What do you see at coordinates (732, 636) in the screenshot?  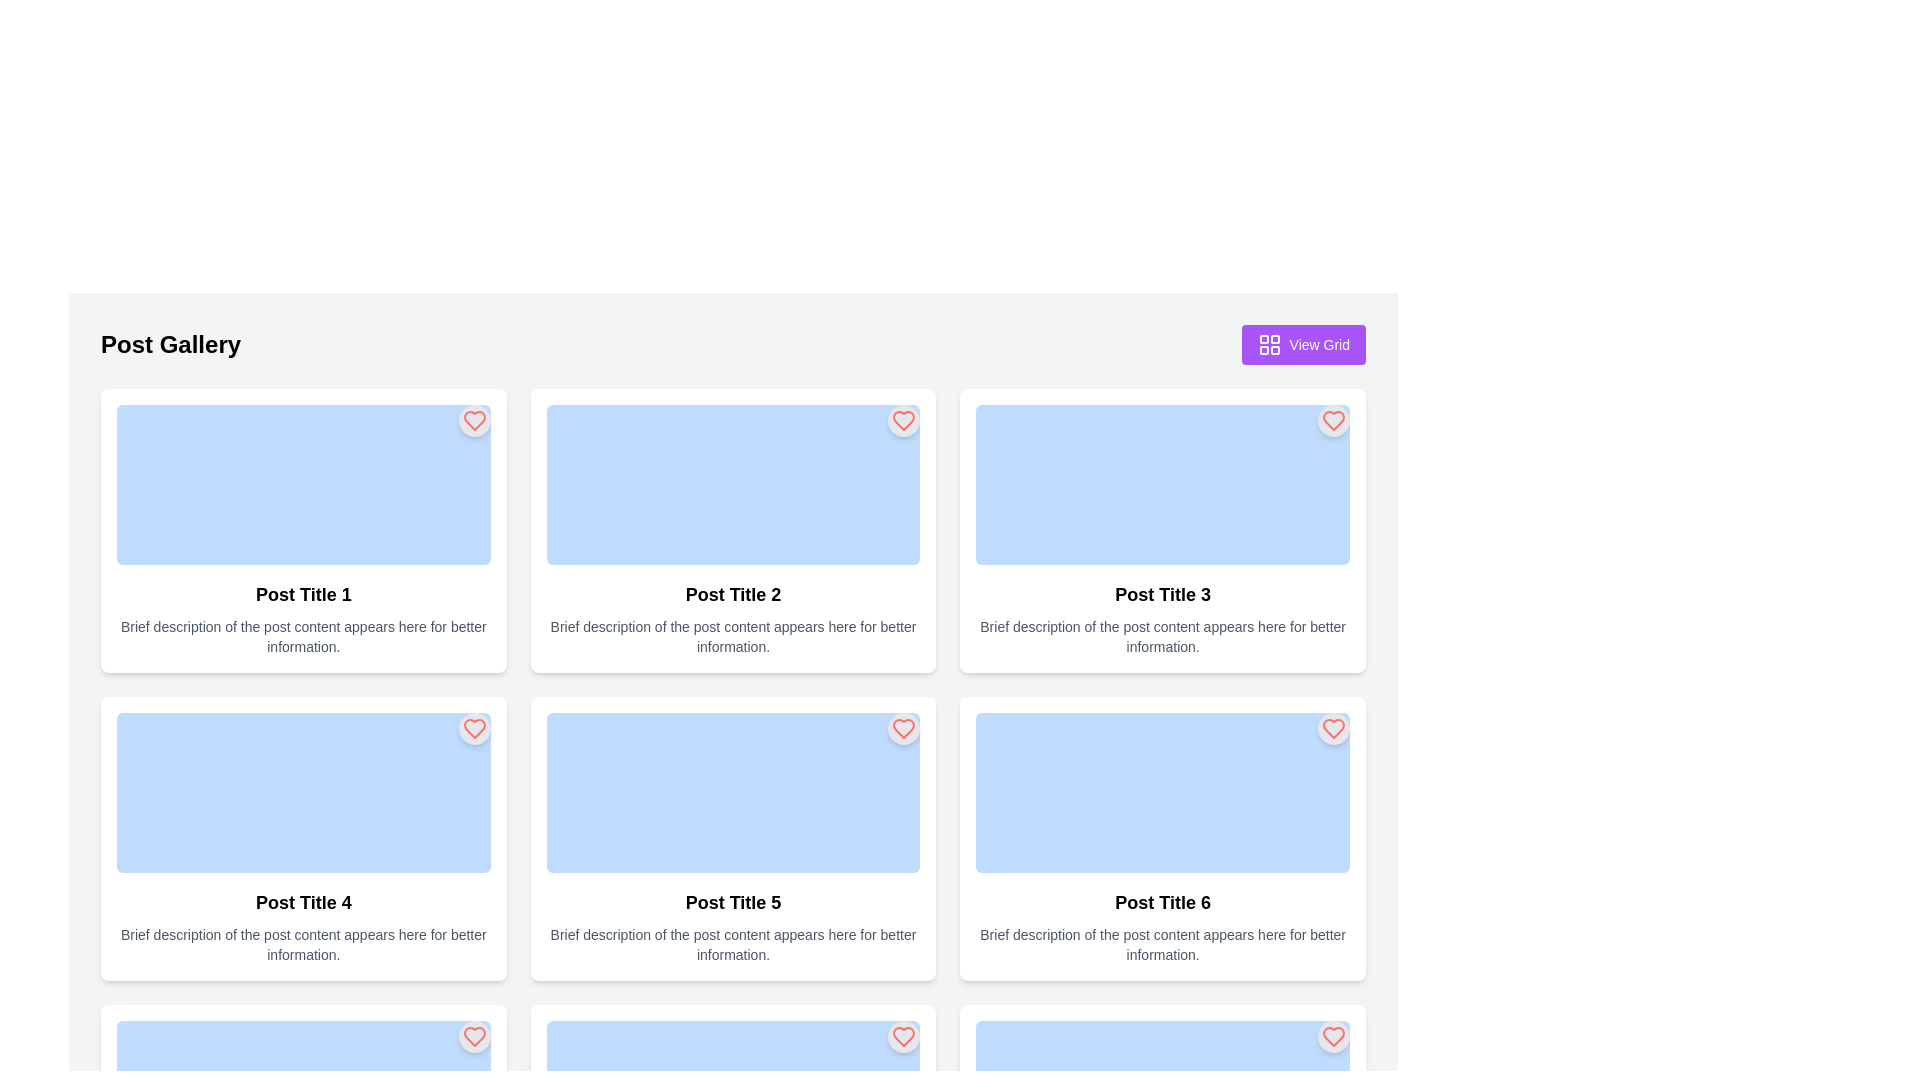 I see `the Text label that provides a brief description of the second post in the gallery, located directly below the title 'Post Title 2' and the featured image` at bounding box center [732, 636].